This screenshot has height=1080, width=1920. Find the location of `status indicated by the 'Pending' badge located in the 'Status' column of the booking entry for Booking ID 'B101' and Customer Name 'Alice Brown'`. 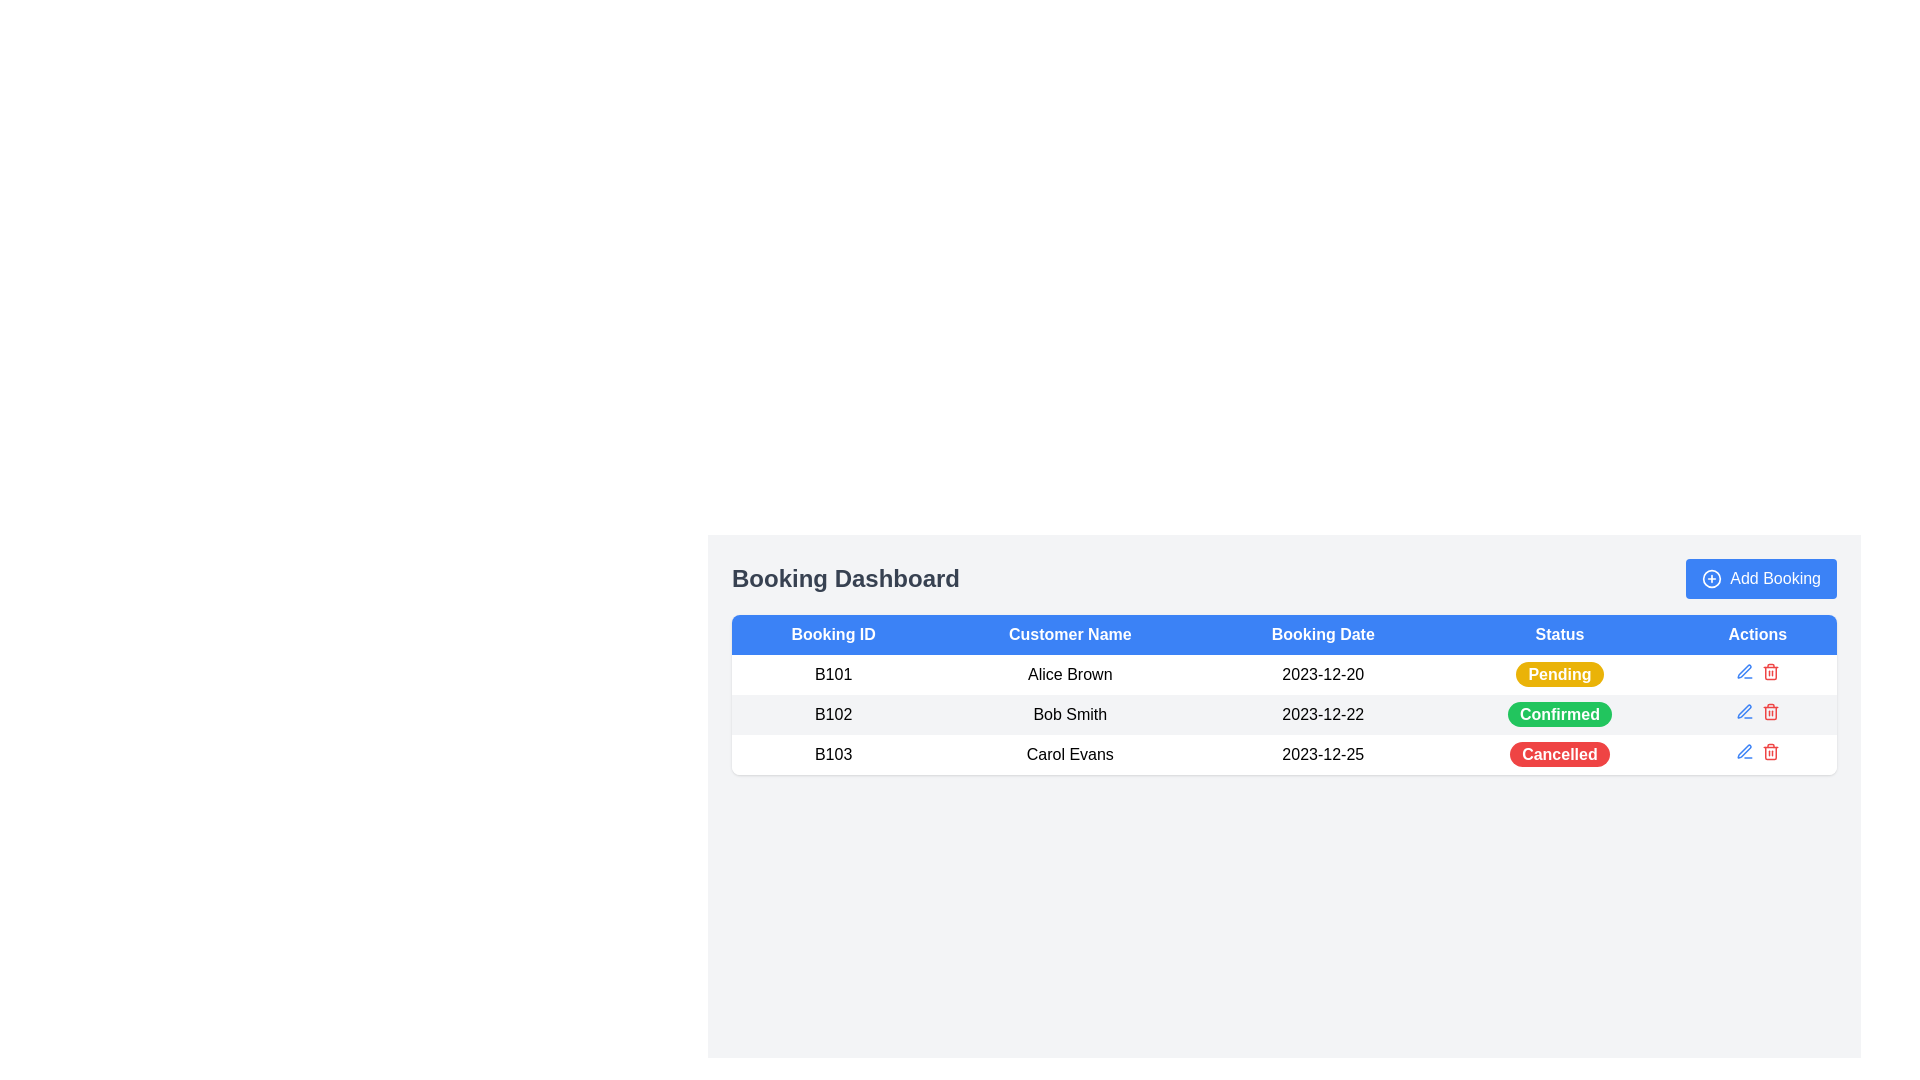

status indicated by the 'Pending' badge located in the 'Status' column of the booking entry for Booking ID 'B101' and Customer Name 'Alice Brown' is located at coordinates (1559, 674).